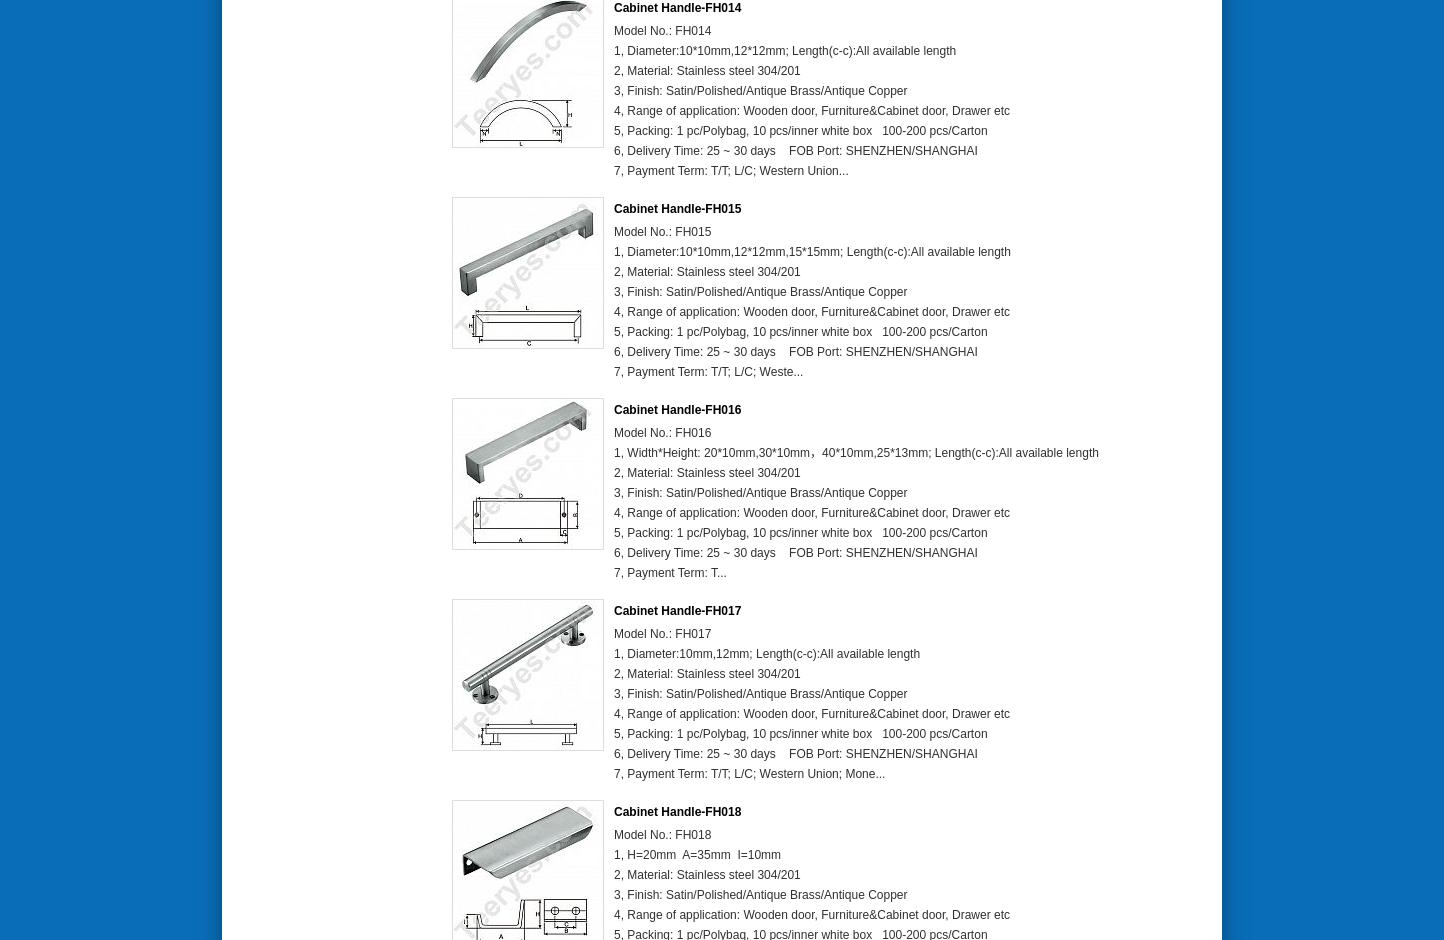 This screenshot has width=1444, height=940. What do you see at coordinates (707, 370) in the screenshot?
I see `'7, Payment Term: T/T; L/C; Weste...'` at bounding box center [707, 370].